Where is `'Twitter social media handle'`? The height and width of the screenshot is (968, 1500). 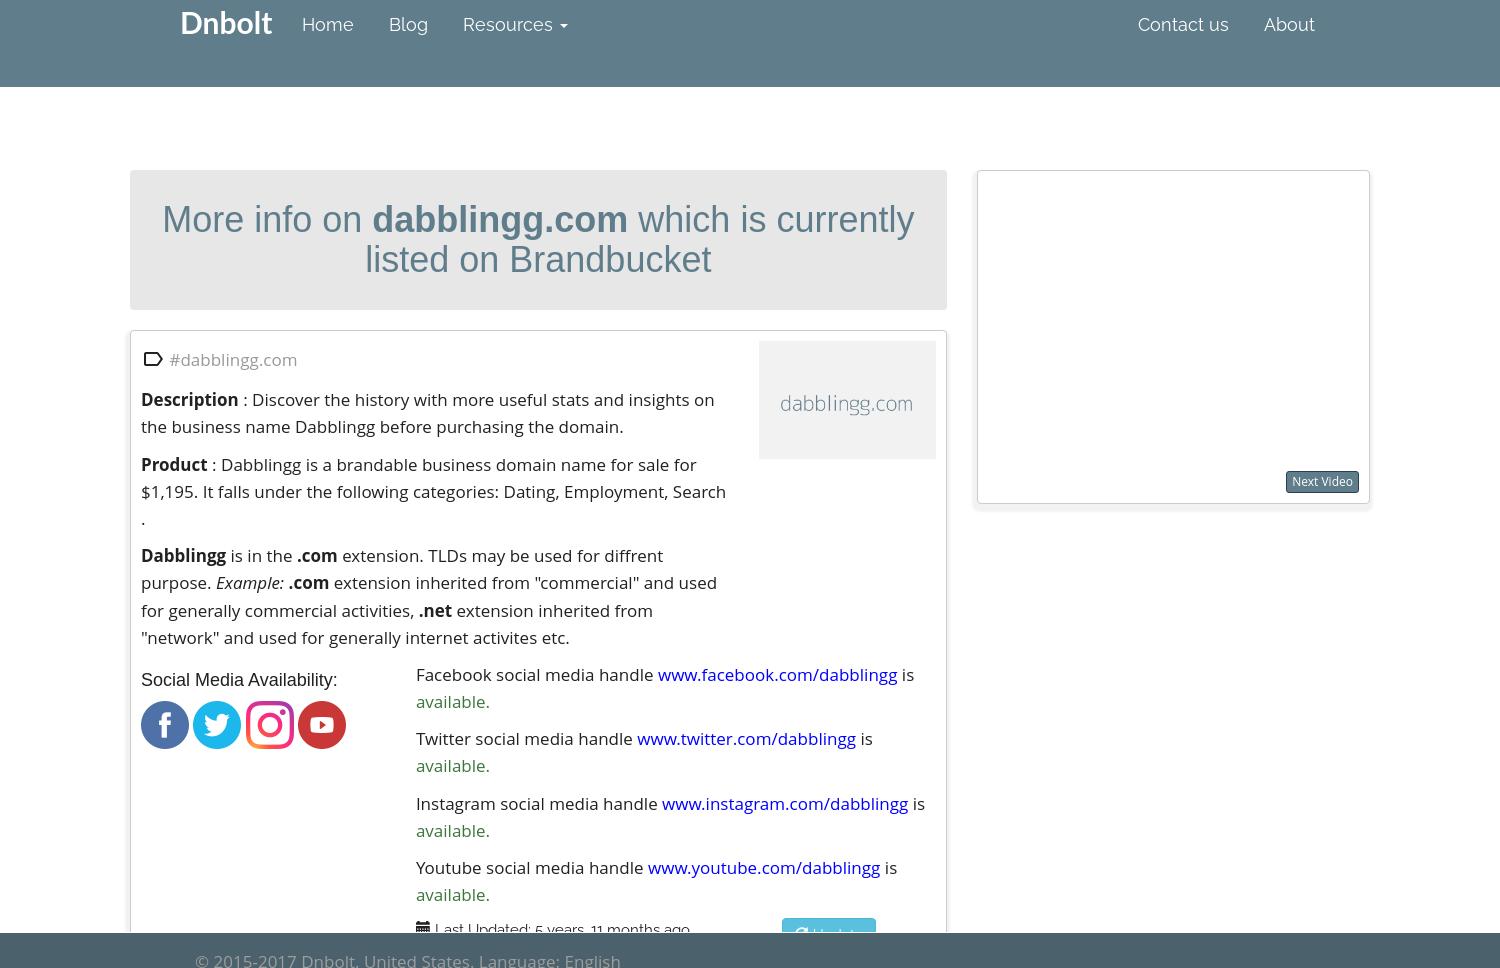 'Twitter social media handle' is located at coordinates (526, 738).